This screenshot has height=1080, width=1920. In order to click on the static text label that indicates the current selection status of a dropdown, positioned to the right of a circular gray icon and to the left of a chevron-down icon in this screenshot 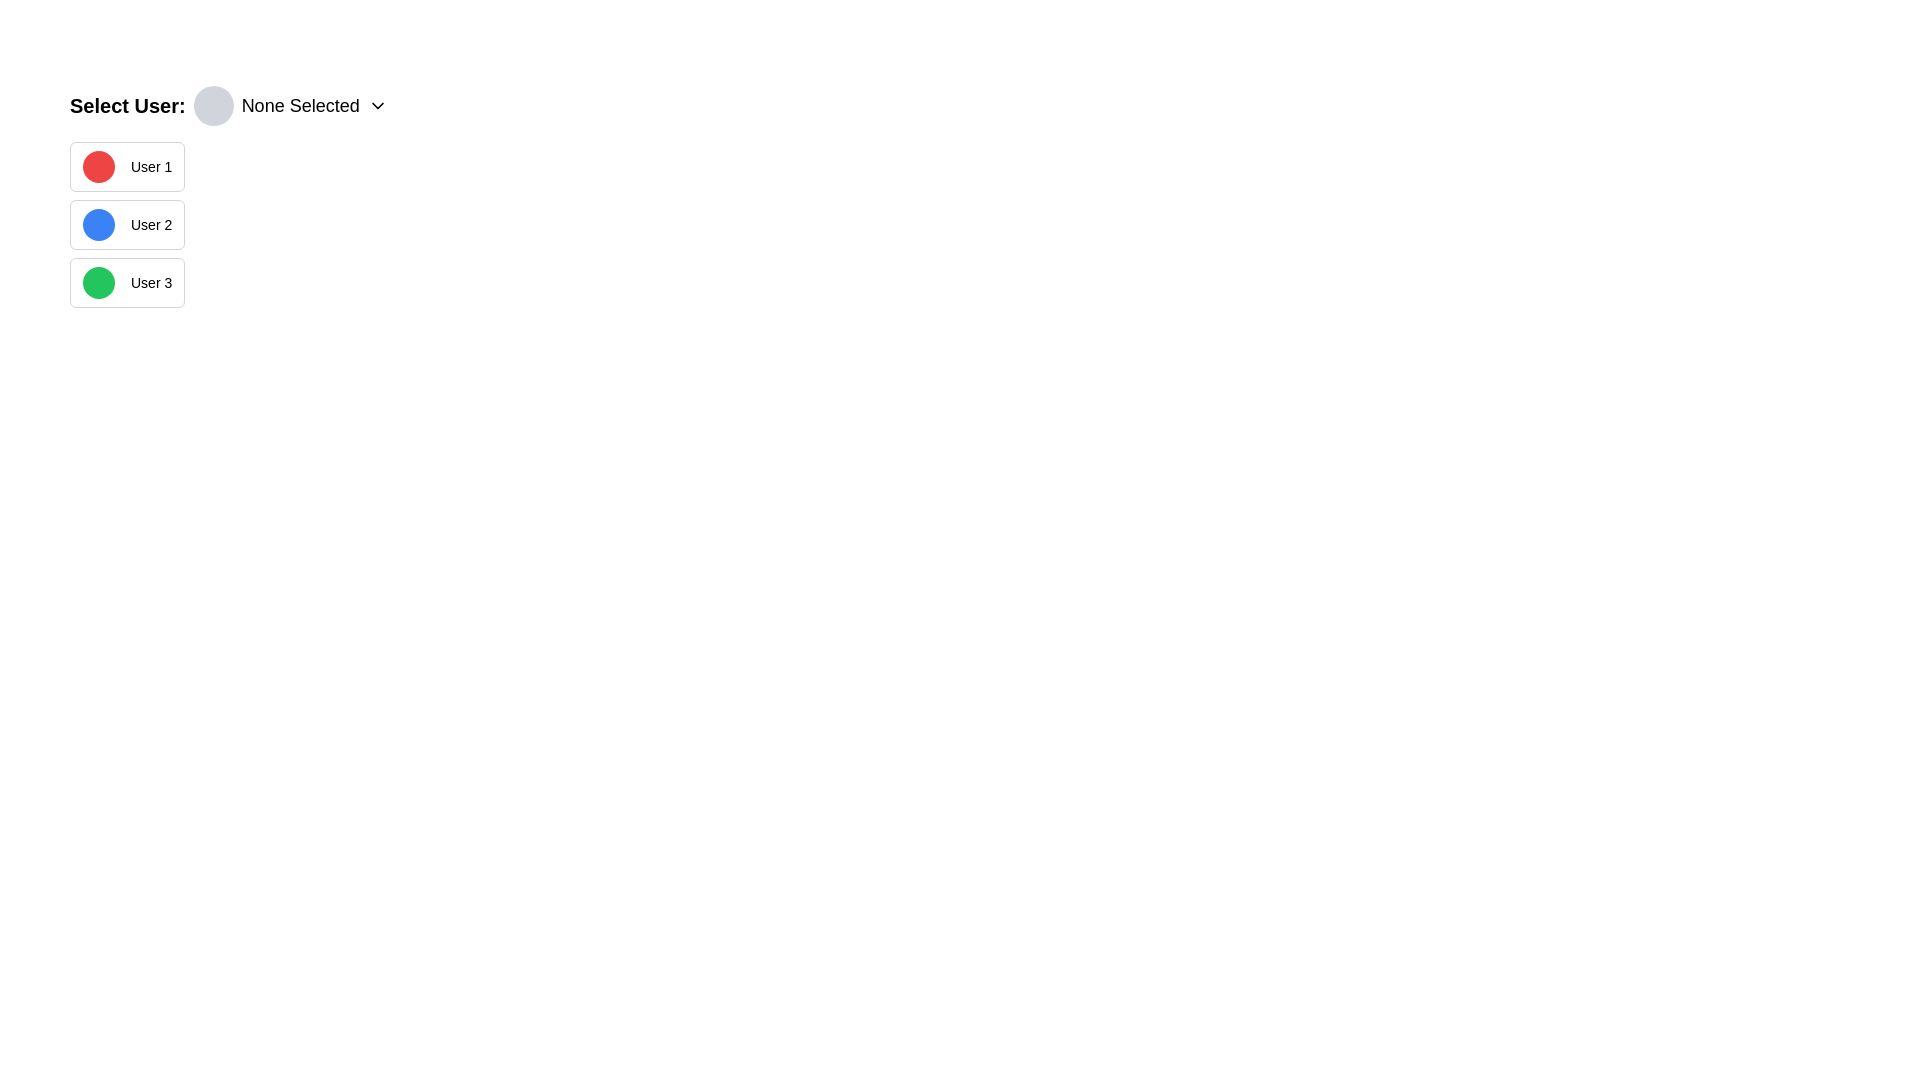, I will do `click(299, 105)`.